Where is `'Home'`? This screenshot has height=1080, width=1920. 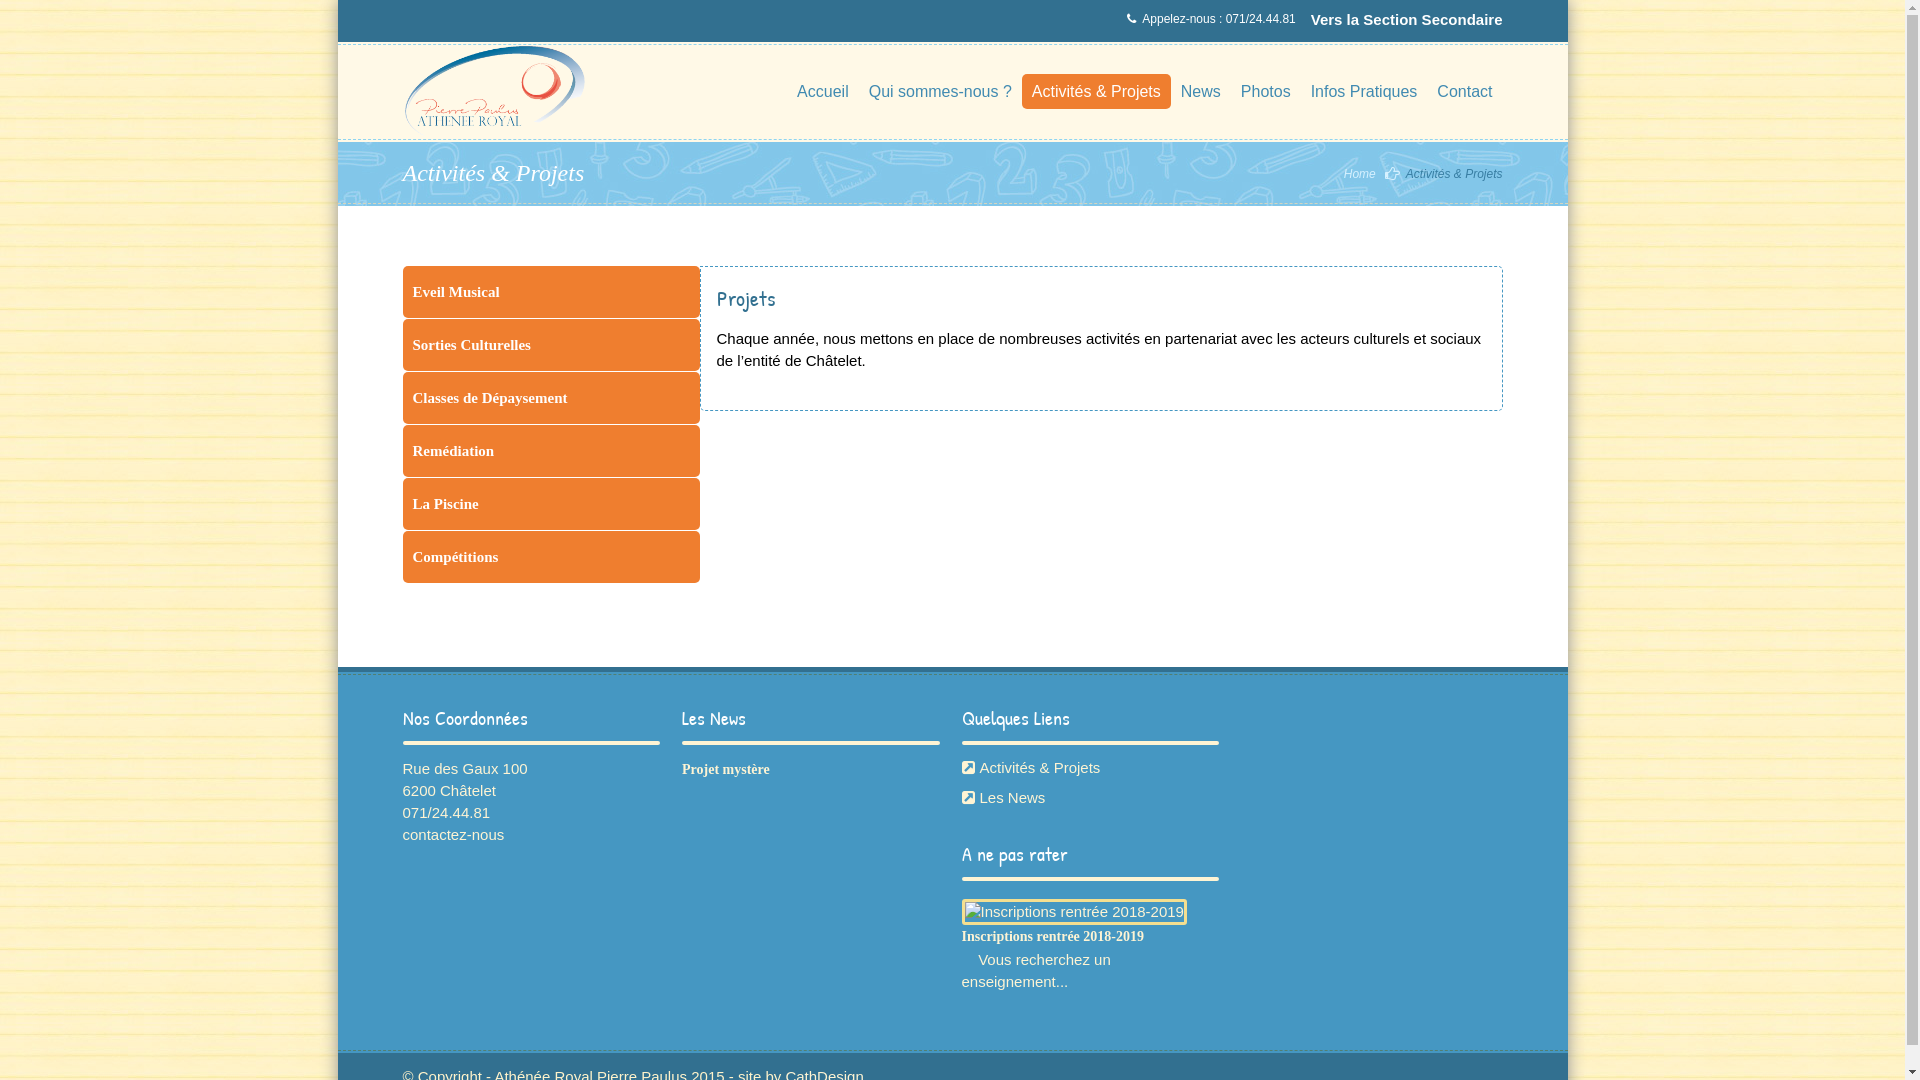 'Home' is located at coordinates (1359, 172).